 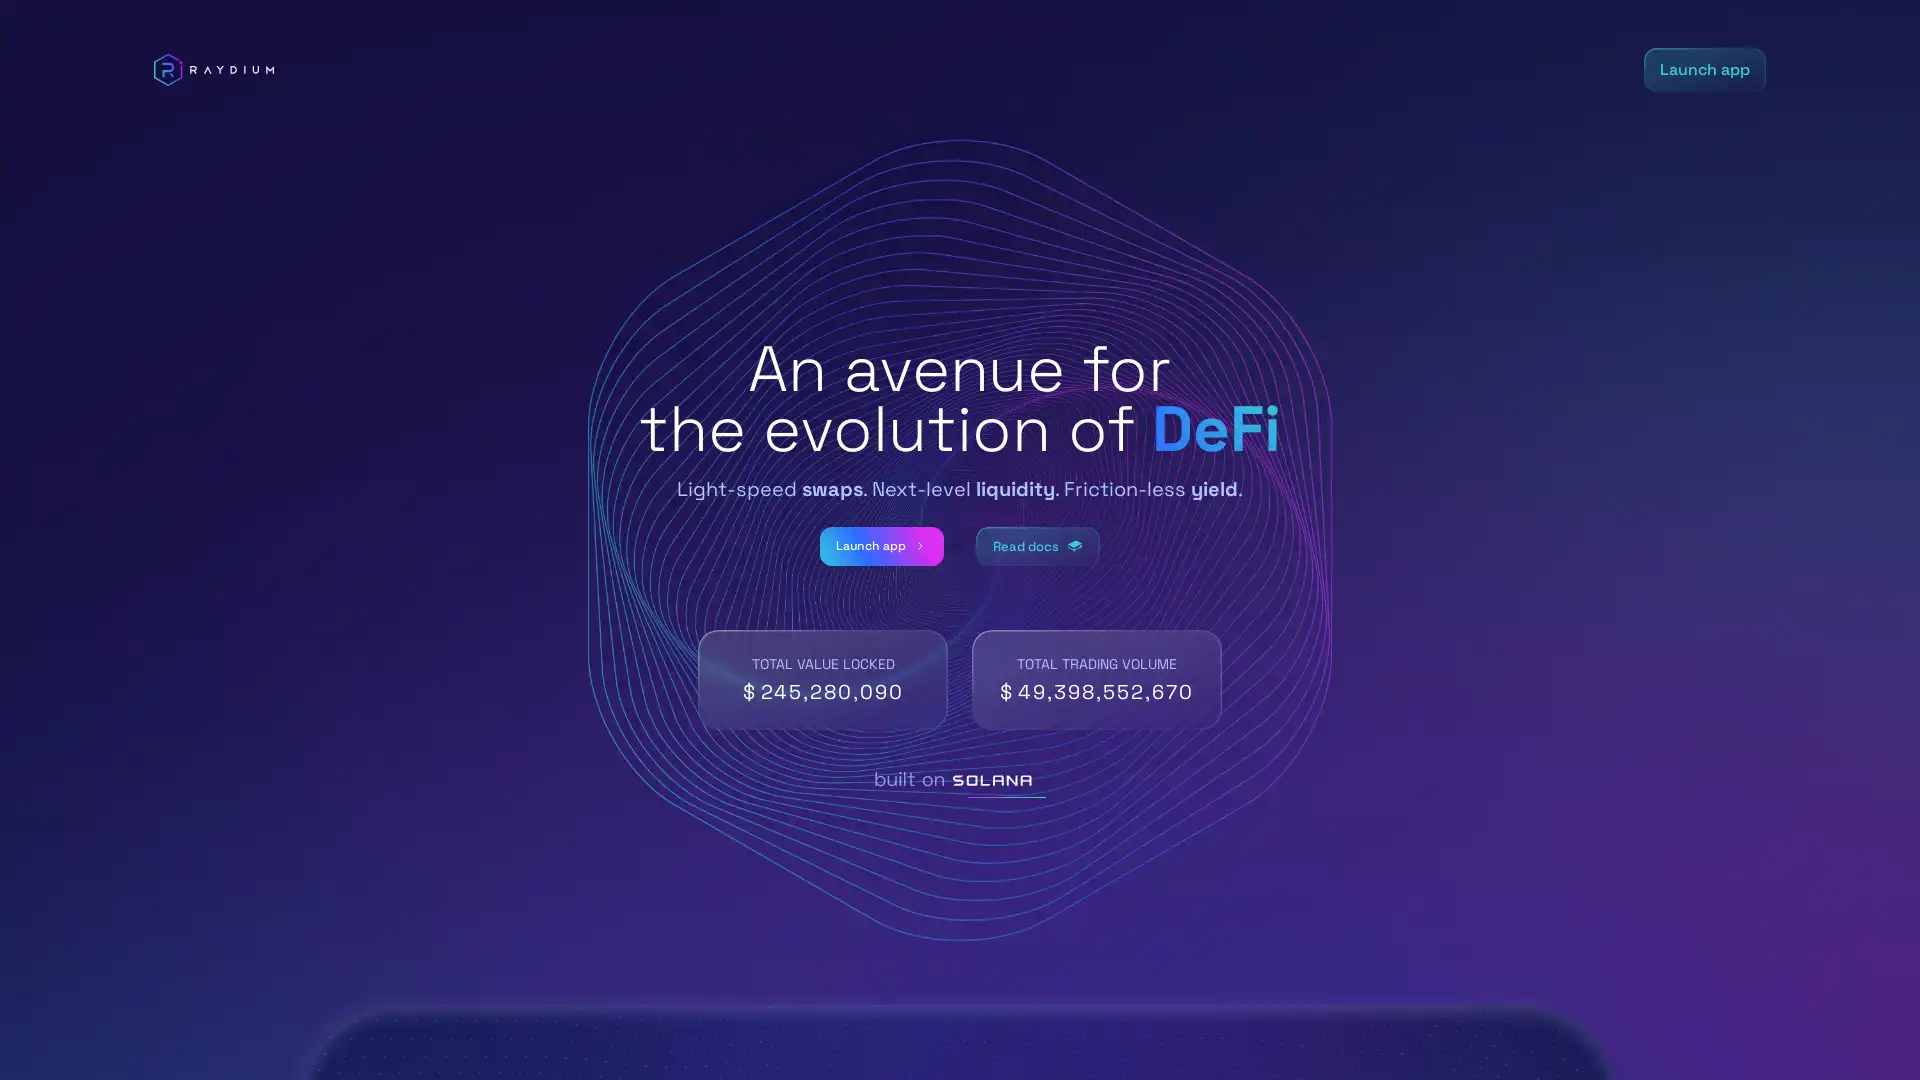 What do you see at coordinates (1050, 546) in the screenshot?
I see `Read docs gitbook` at bounding box center [1050, 546].